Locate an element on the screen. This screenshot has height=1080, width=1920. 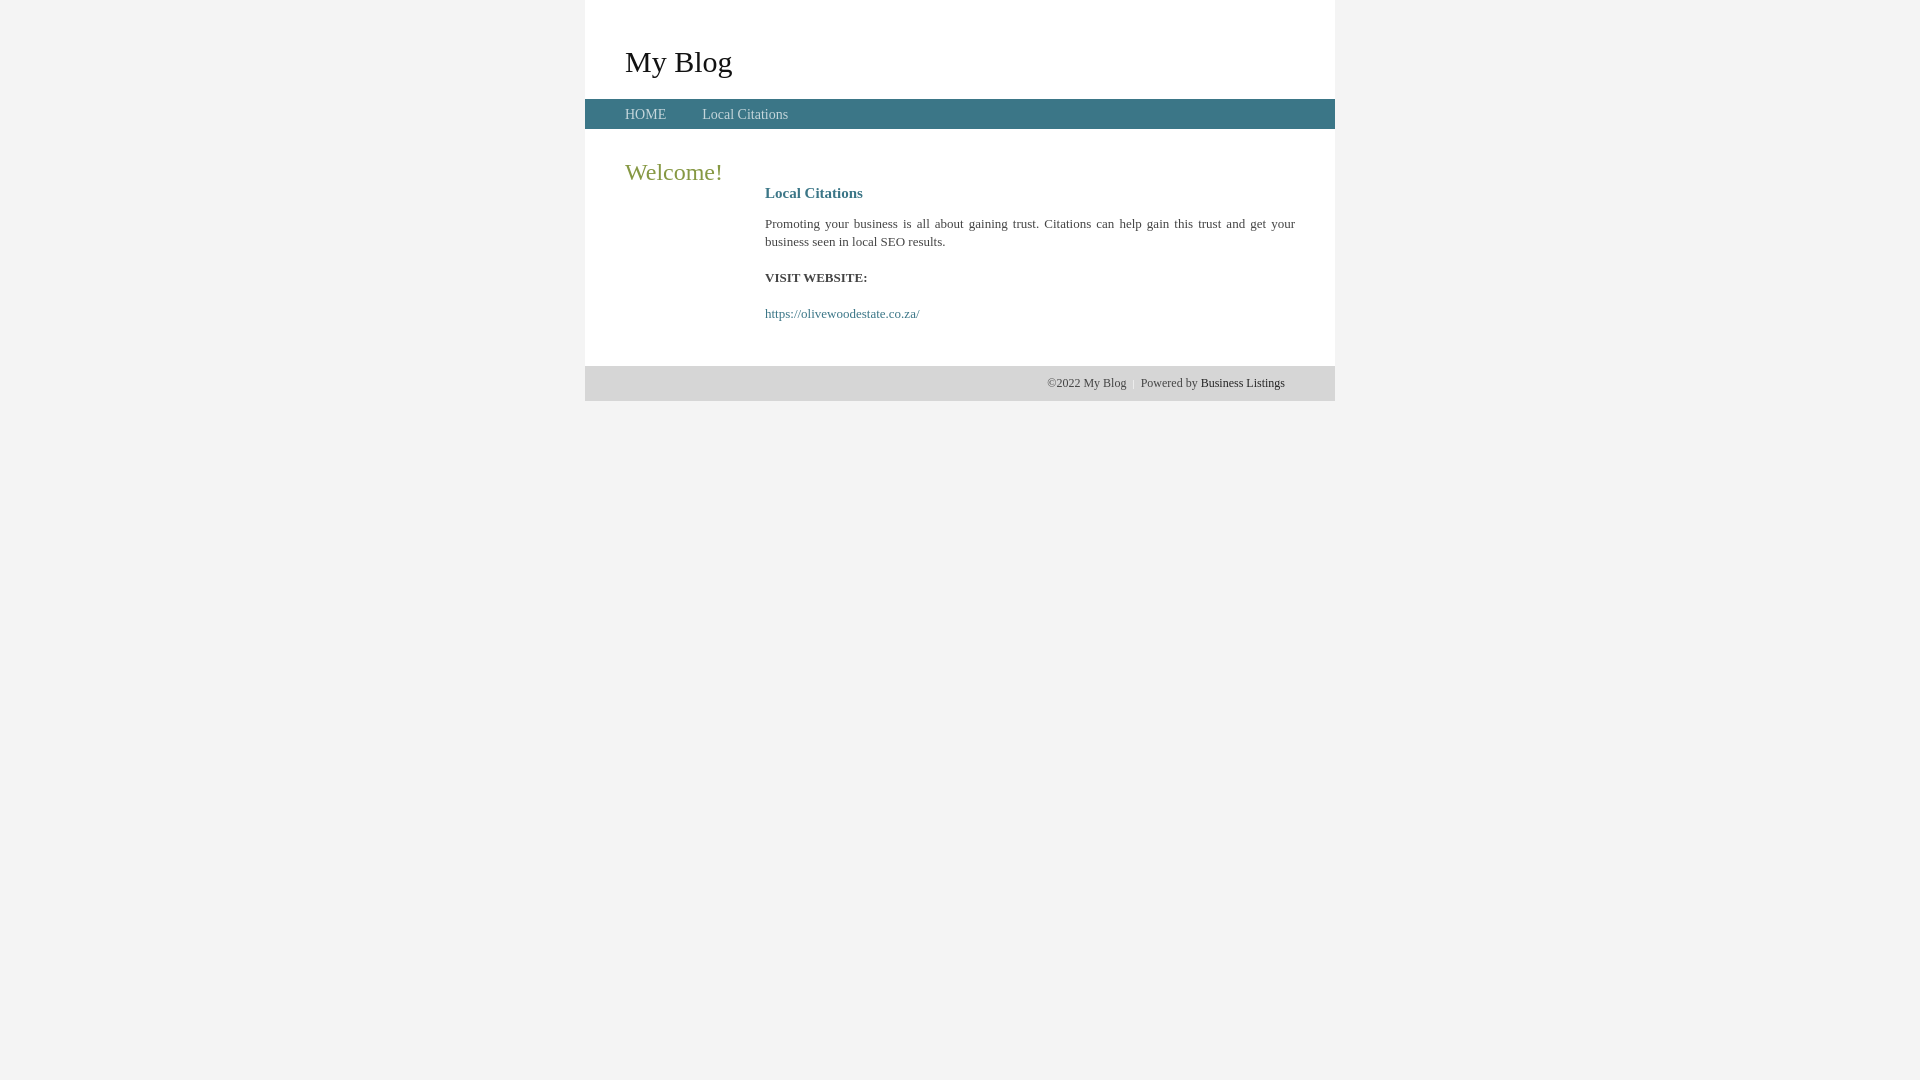
'https://olivewoodestate.co.za/' is located at coordinates (763, 313).